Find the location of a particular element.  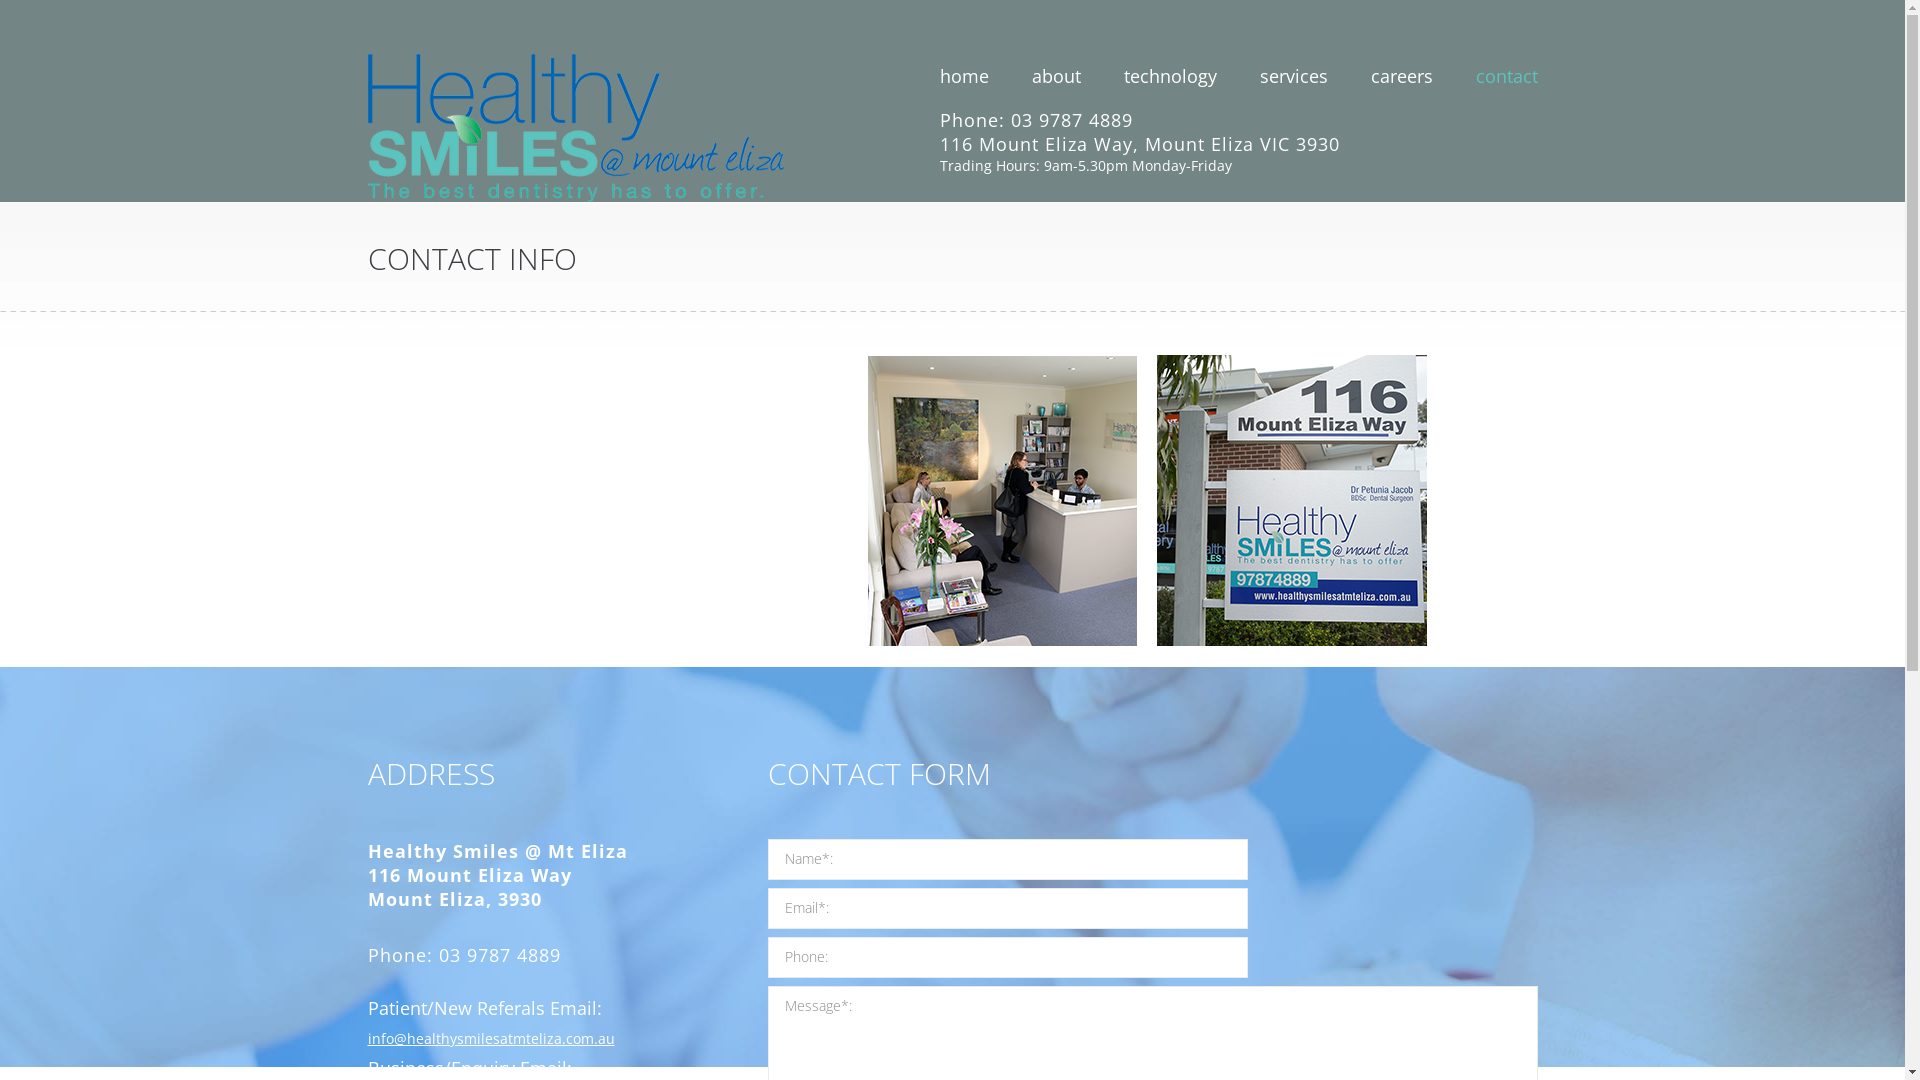

'services' is located at coordinates (1258, 75).